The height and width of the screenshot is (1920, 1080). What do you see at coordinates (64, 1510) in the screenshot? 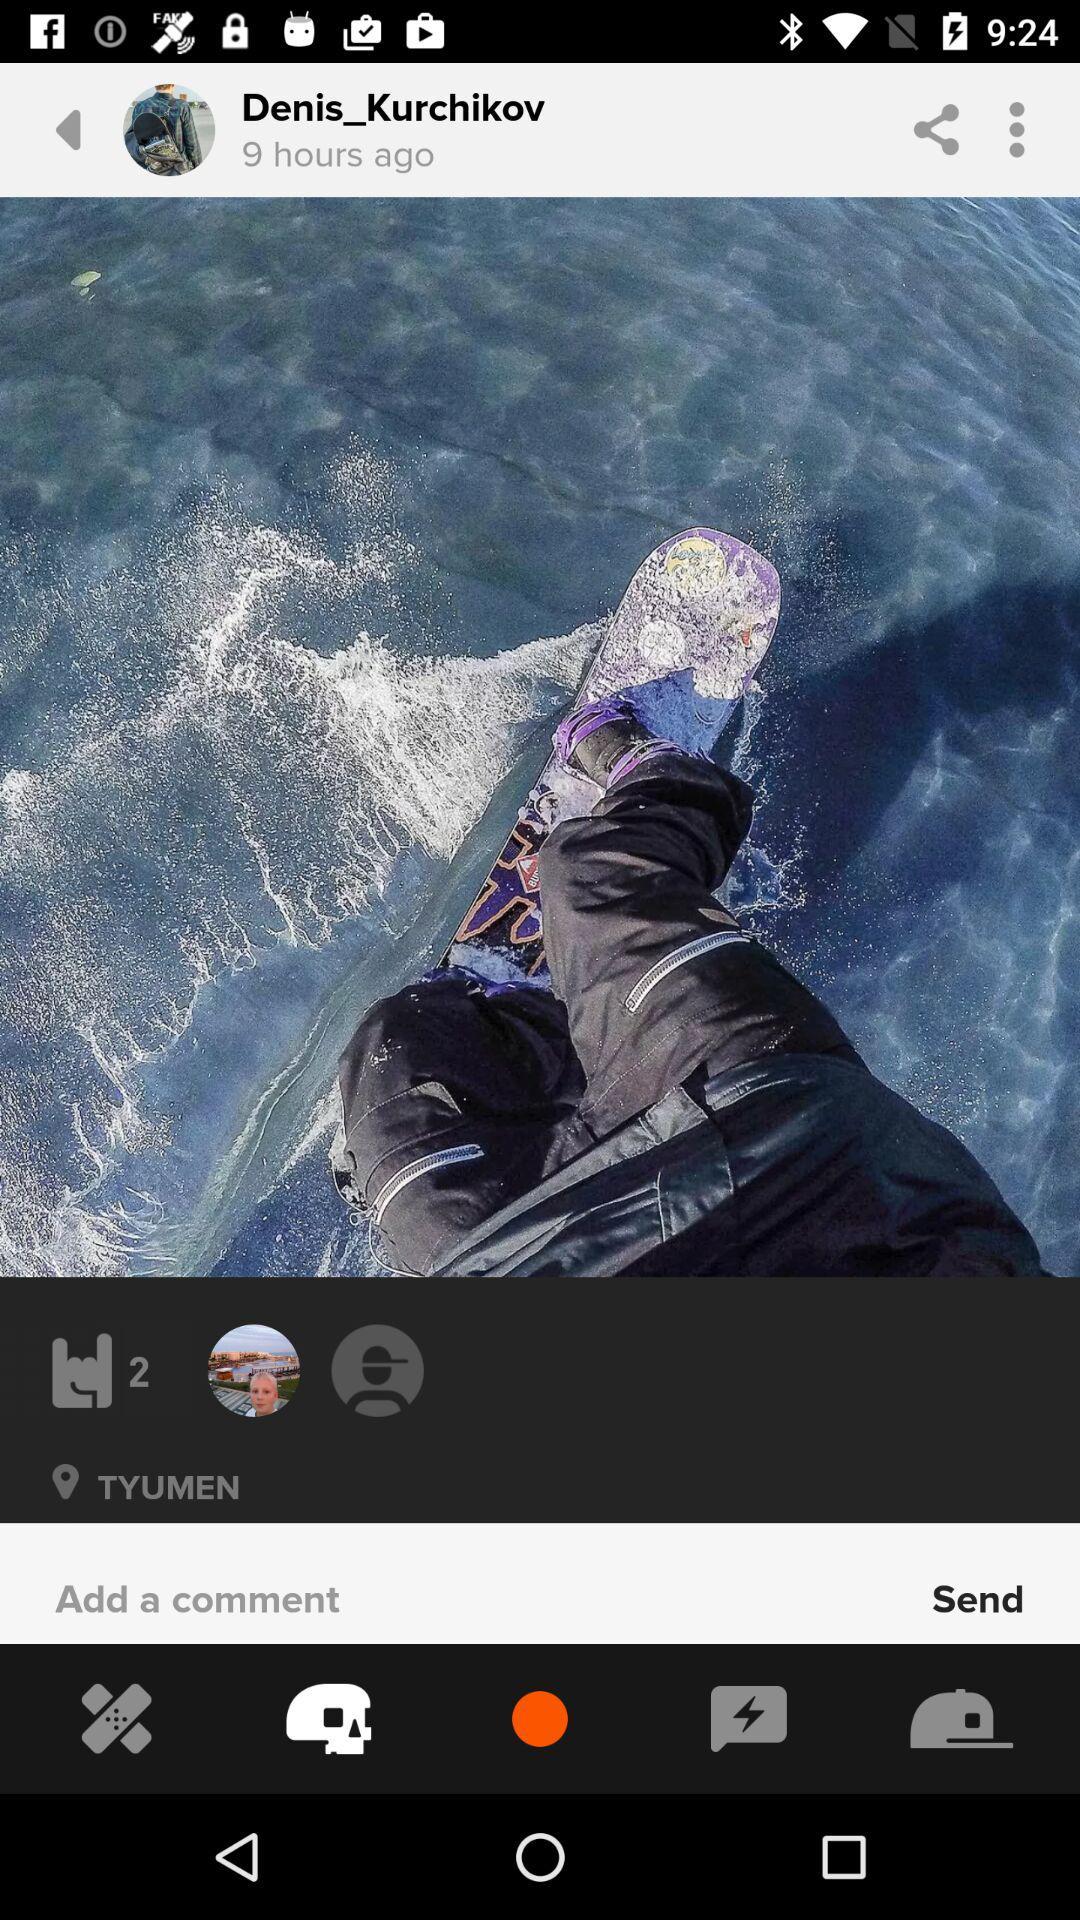
I see `the close icon` at bounding box center [64, 1510].